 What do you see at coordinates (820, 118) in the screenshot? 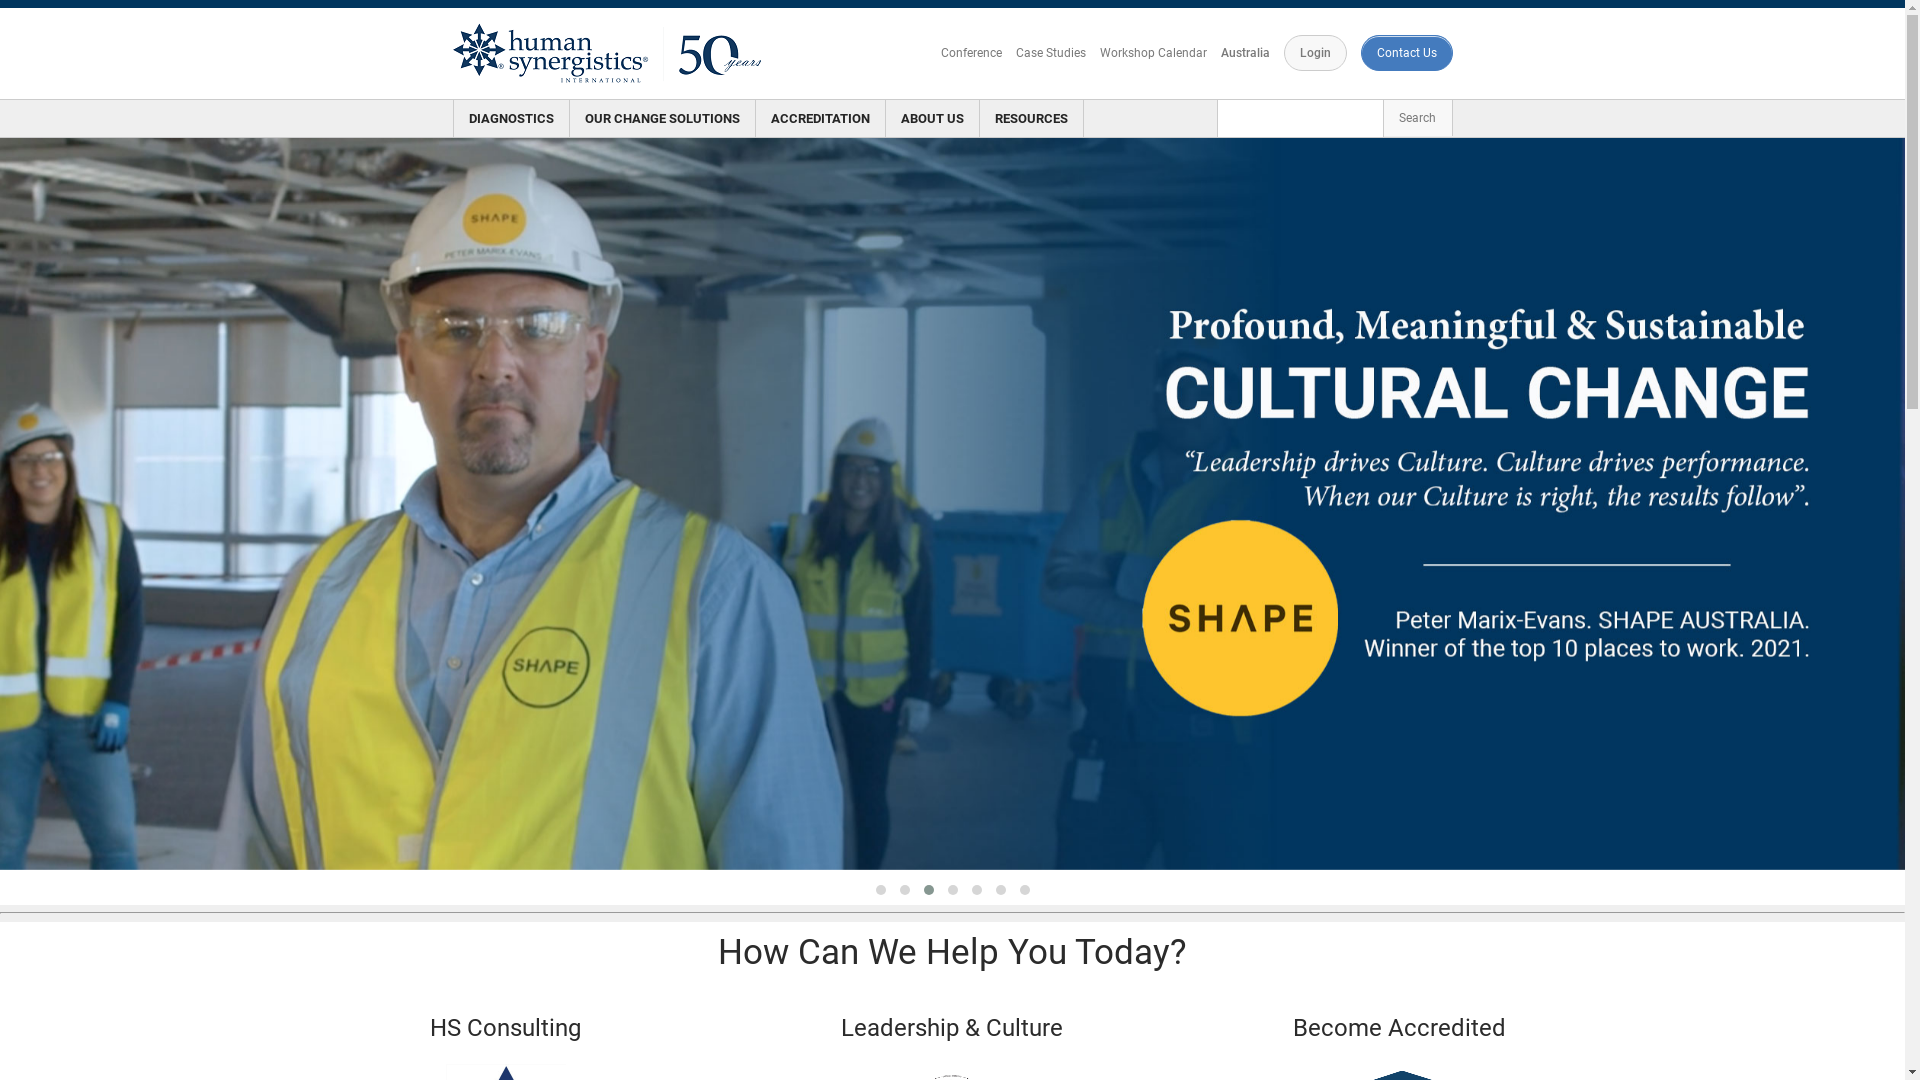
I see `'ACCREDITATION'` at bounding box center [820, 118].